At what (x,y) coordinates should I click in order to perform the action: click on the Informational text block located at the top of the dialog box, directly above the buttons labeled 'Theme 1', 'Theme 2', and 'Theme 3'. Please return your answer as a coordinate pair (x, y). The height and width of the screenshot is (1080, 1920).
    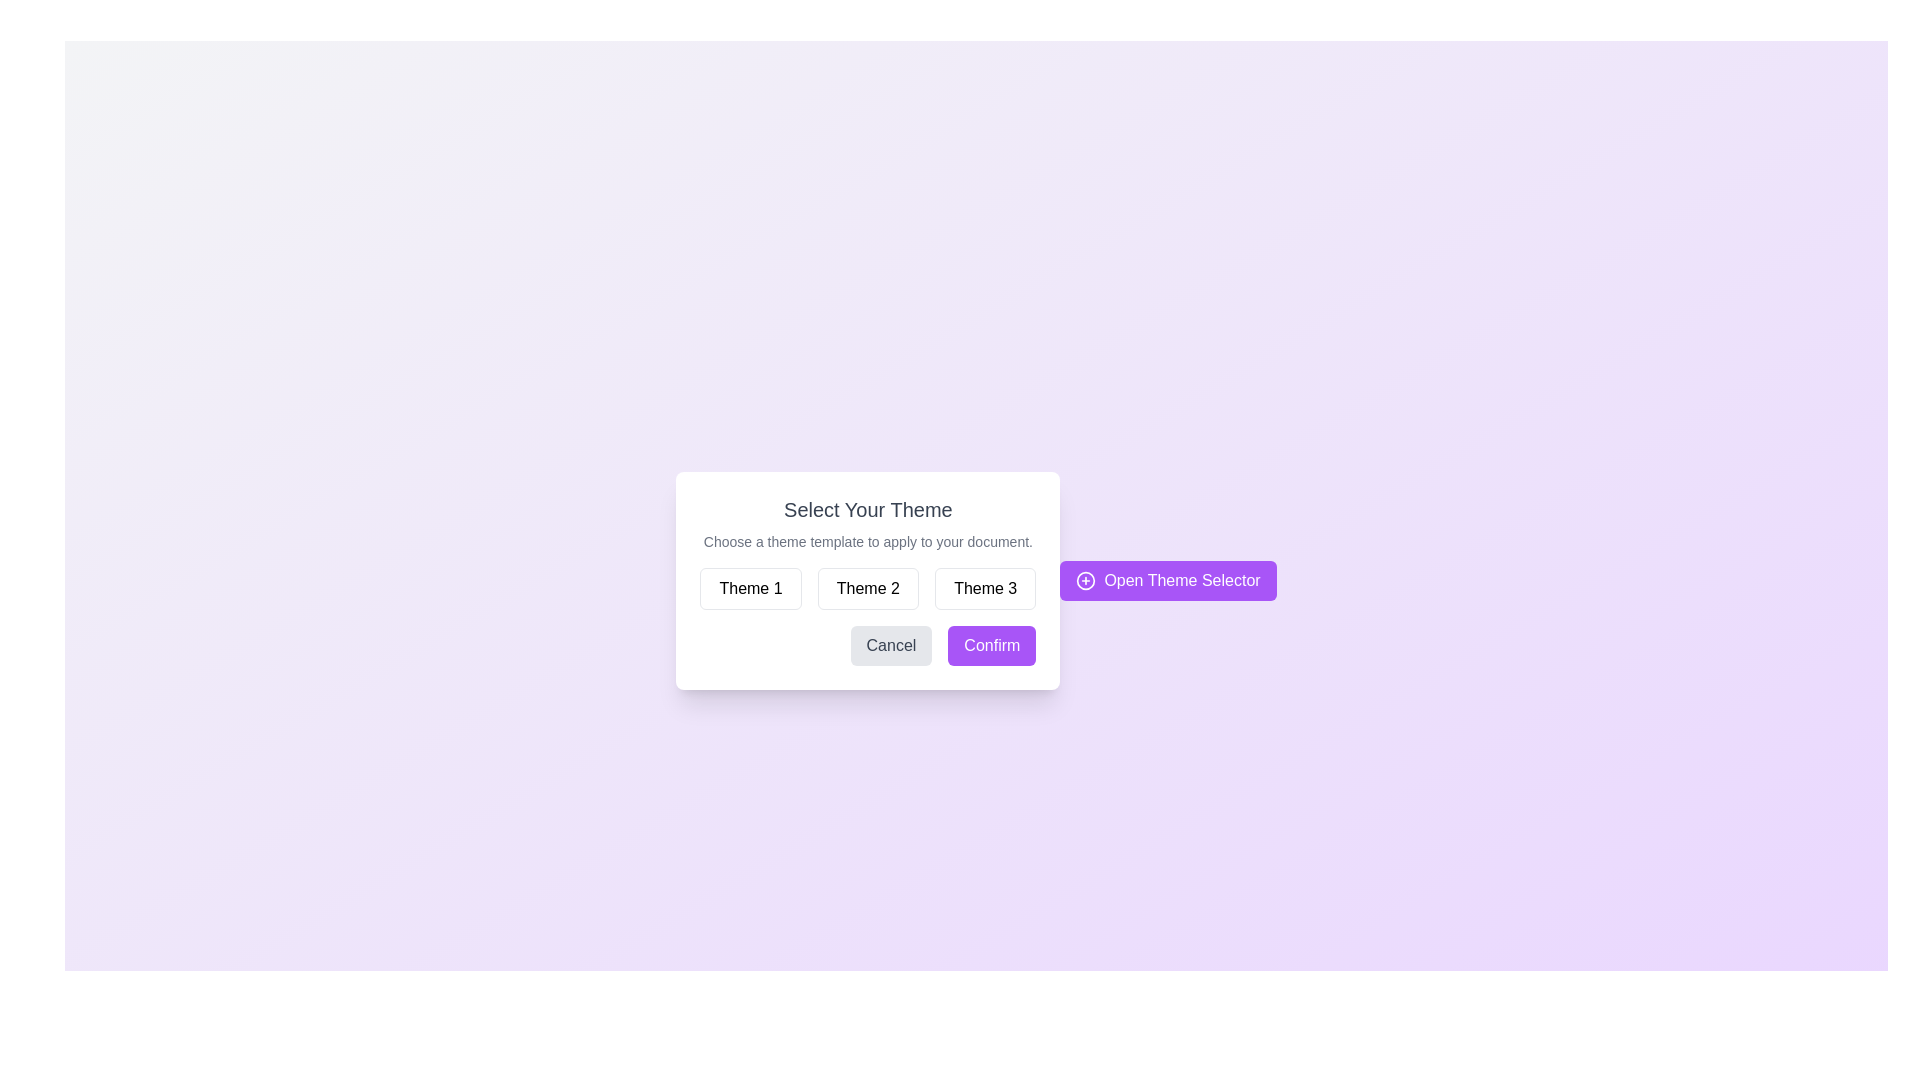
    Looking at the image, I should click on (868, 523).